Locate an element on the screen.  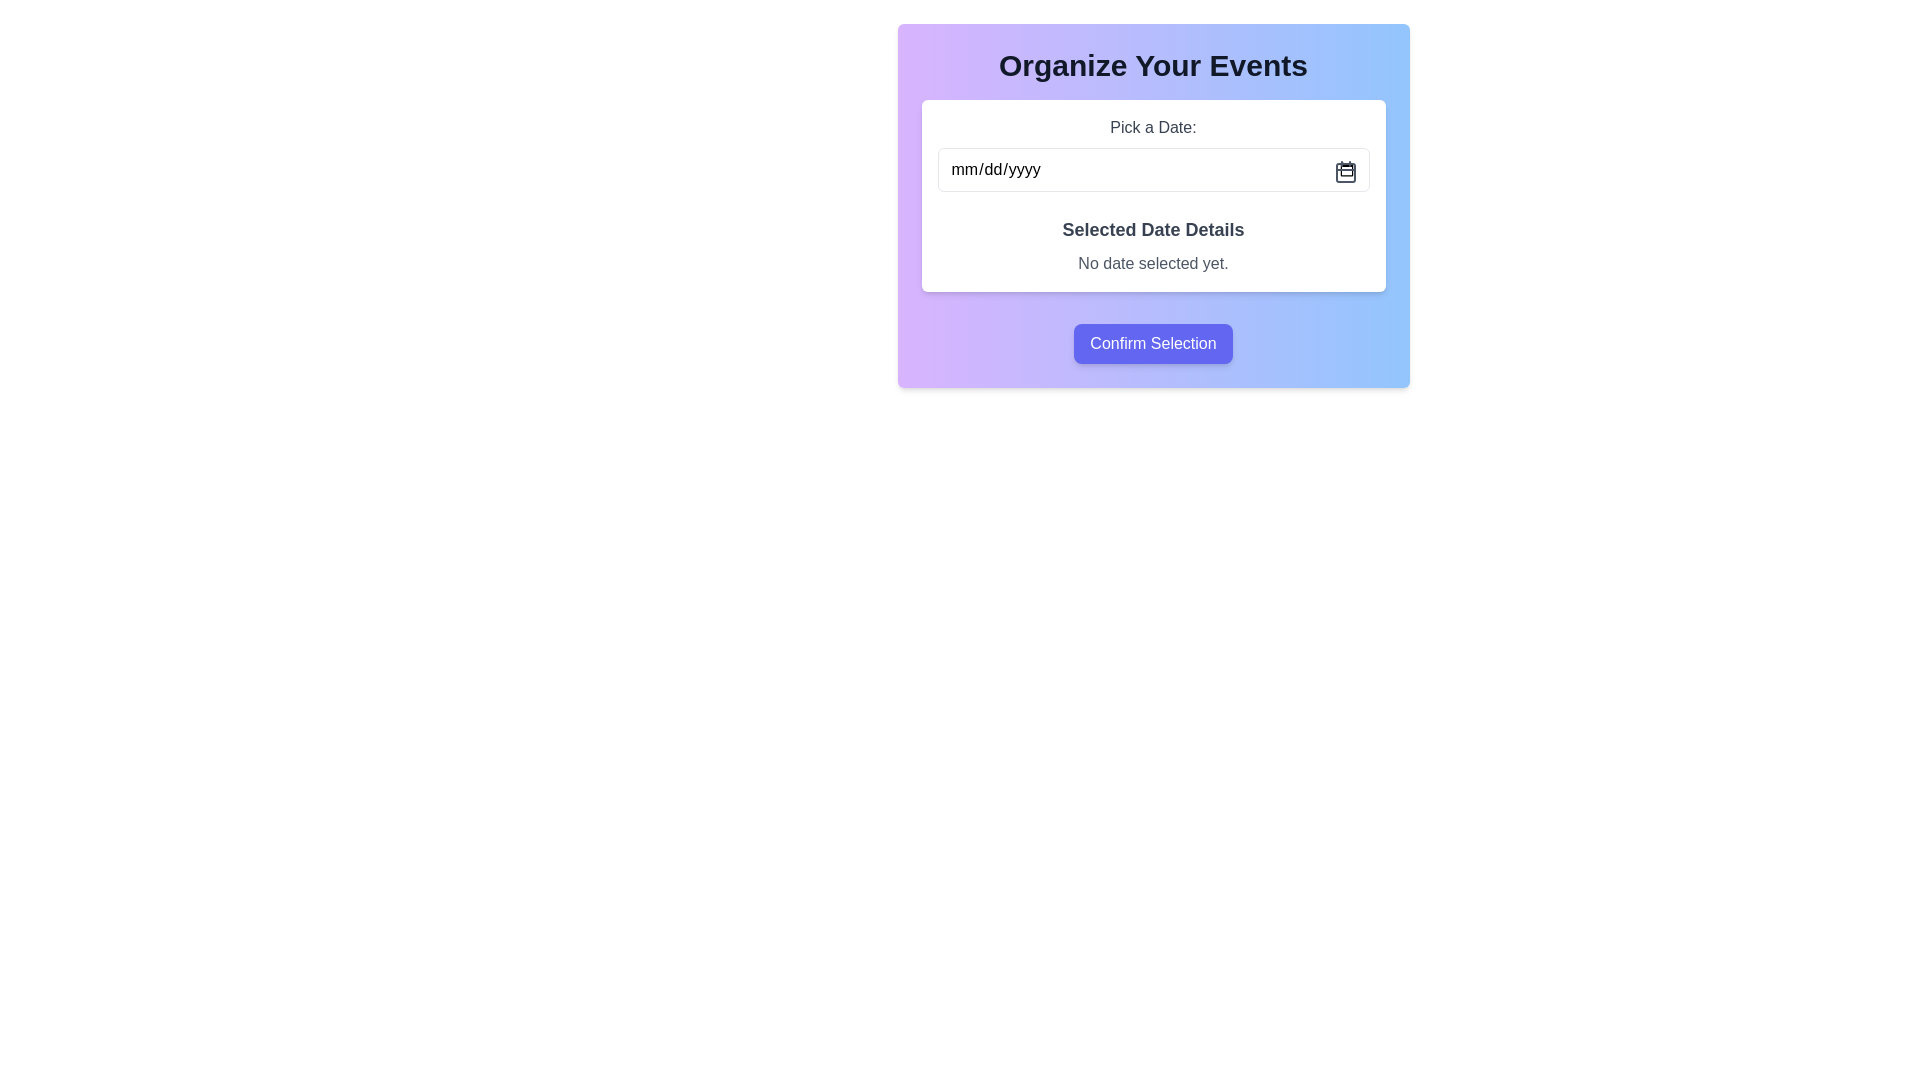
the calendar icon located near the top right corner of the date input field is located at coordinates (1345, 172).